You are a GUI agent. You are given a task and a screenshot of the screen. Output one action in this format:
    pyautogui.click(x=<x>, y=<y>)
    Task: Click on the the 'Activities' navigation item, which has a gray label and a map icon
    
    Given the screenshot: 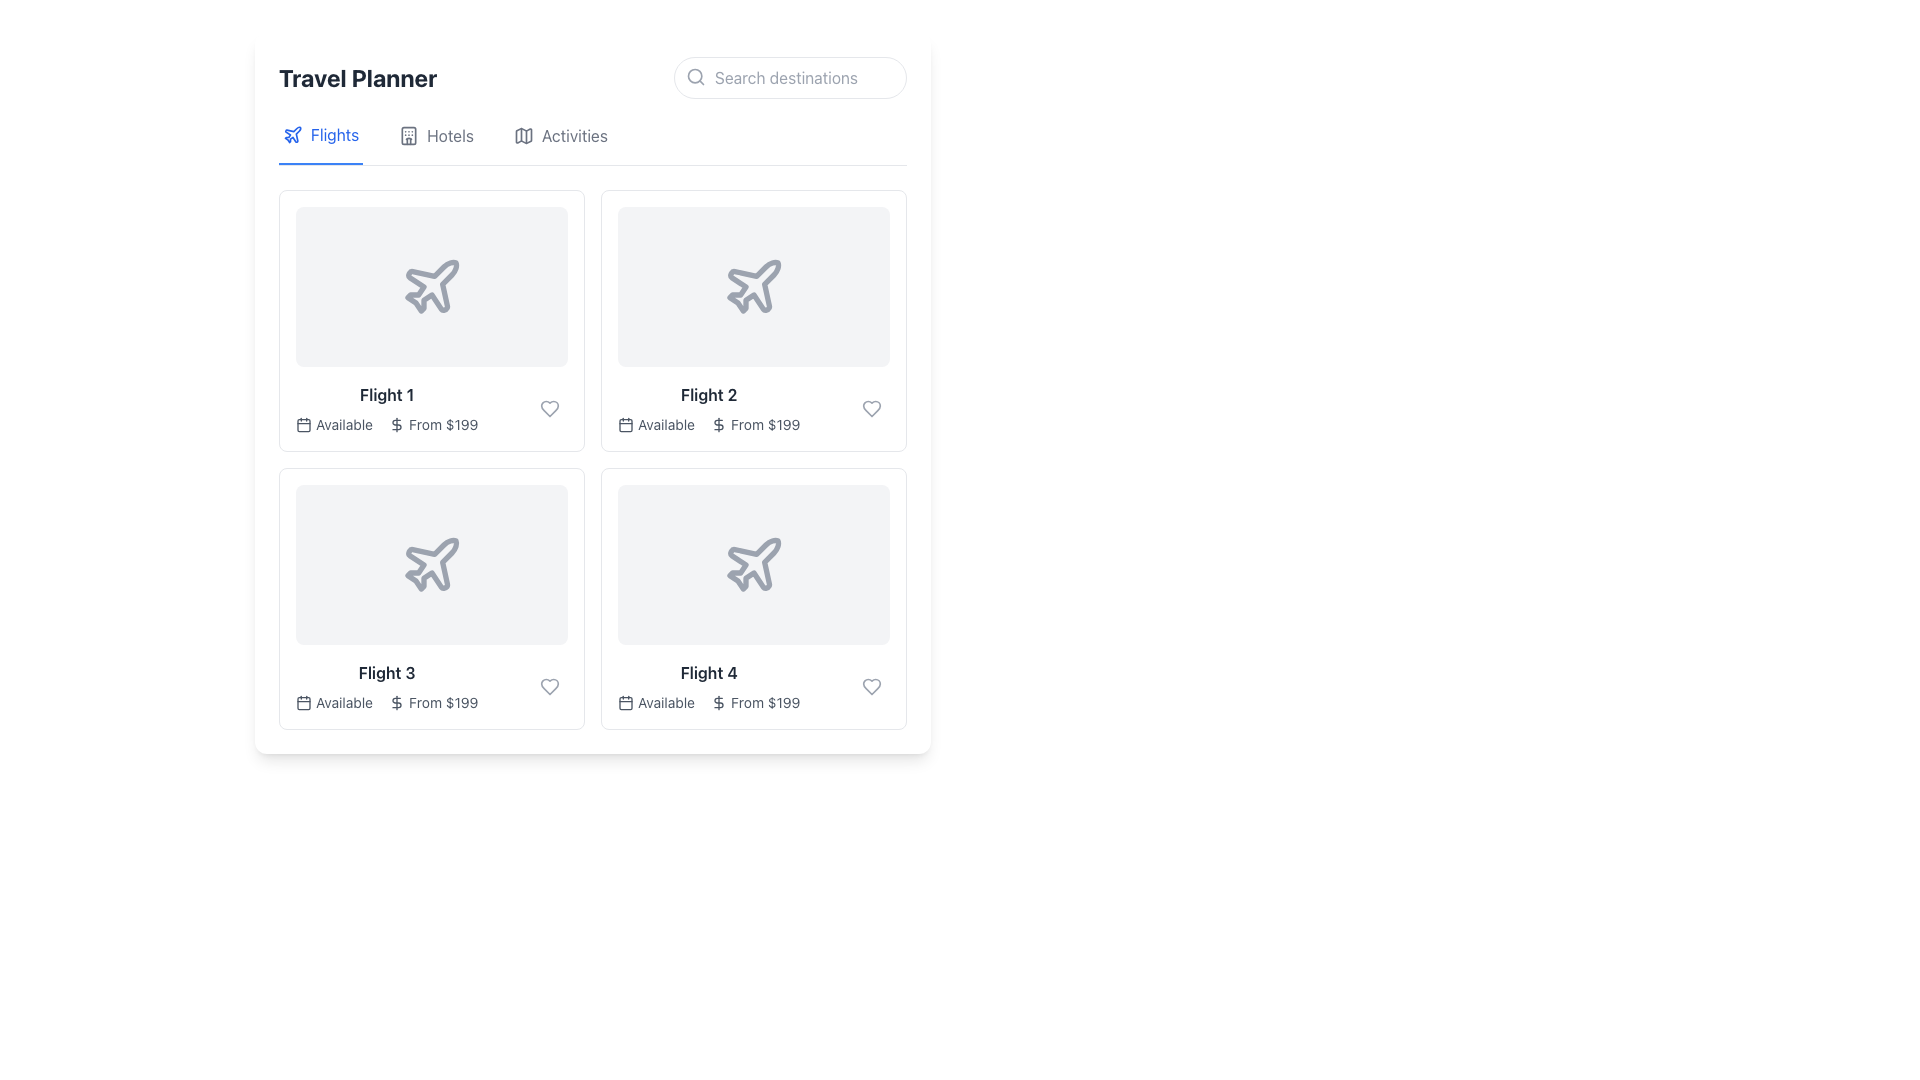 What is the action you would take?
    pyautogui.click(x=560, y=142)
    